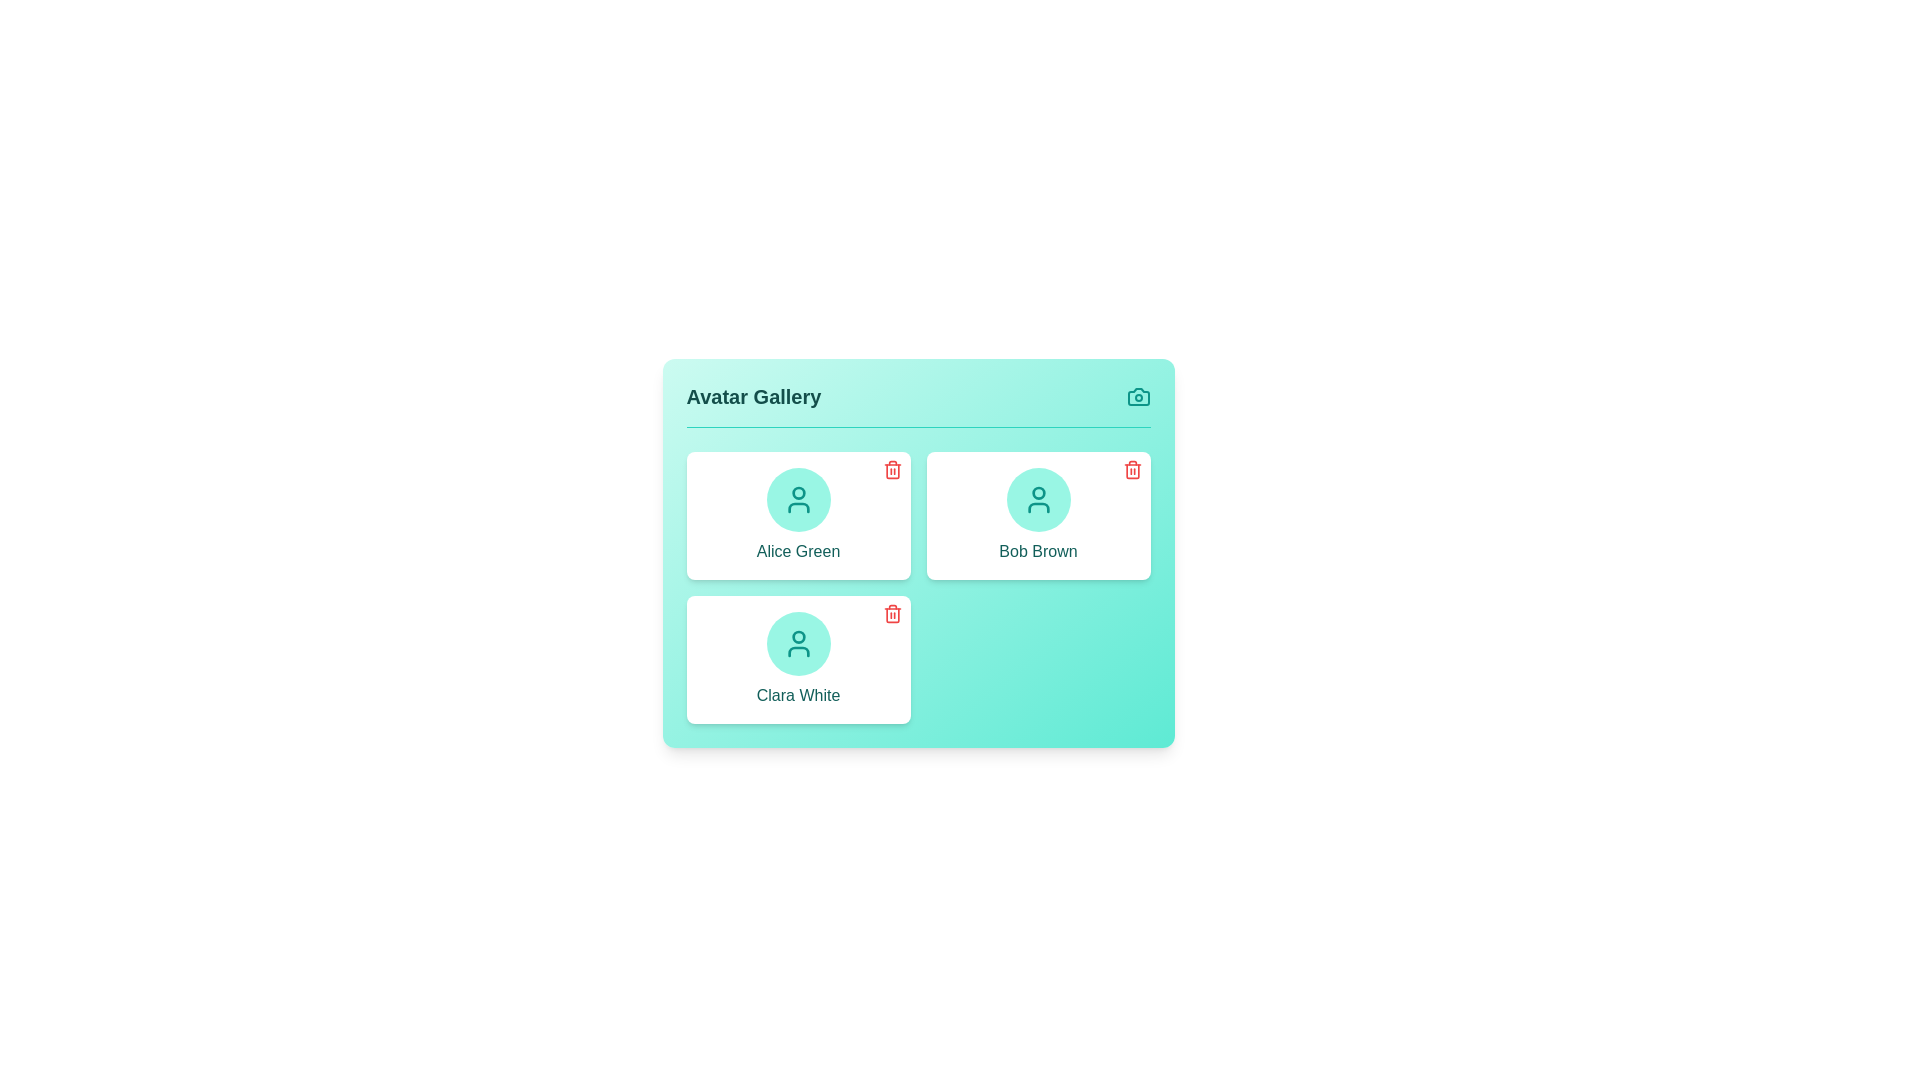 Image resolution: width=1920 pixels, height=1080 pixels. I want to click on the delete button located at the upper-right corner of the 'Alice Green' card to change its appearance, so click(891, 470).